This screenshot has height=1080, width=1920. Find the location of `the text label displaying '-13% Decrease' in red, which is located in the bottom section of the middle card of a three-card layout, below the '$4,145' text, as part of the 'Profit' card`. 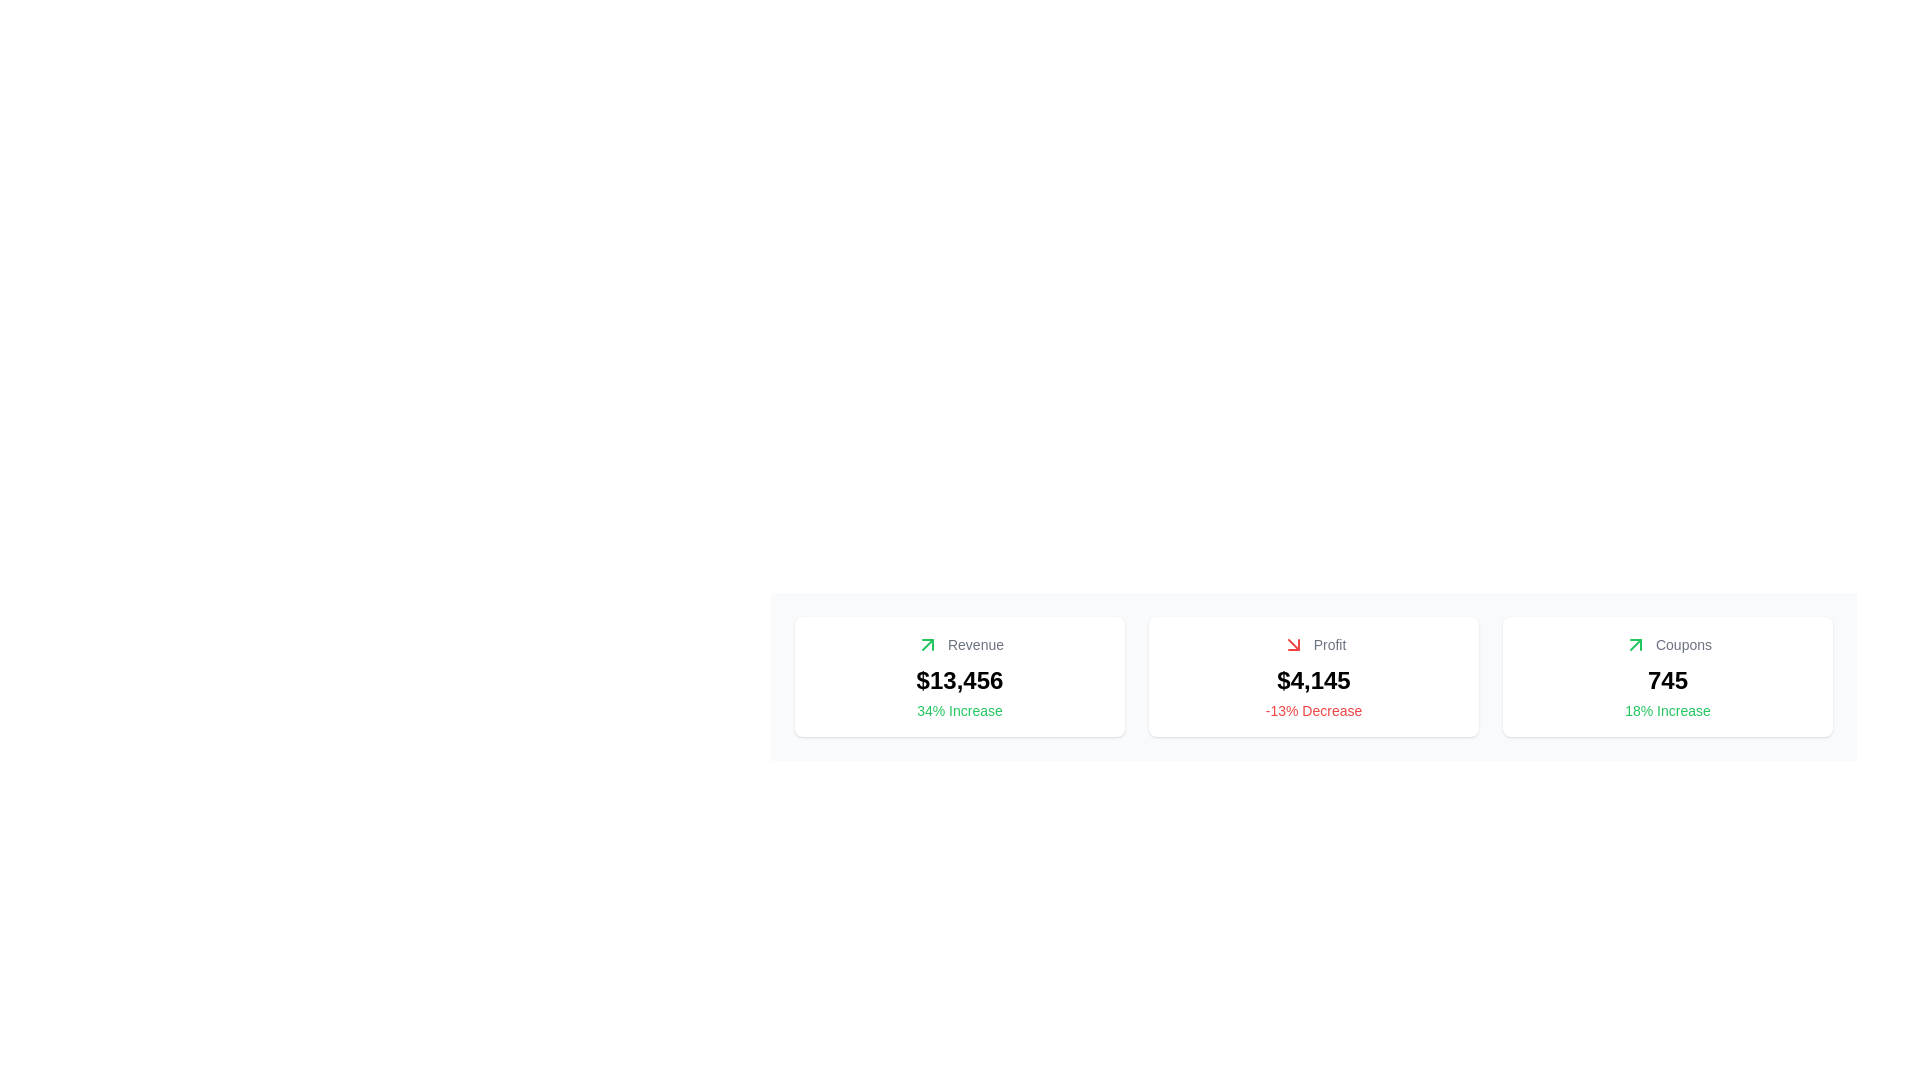

the text label displaying '-13% Decrease' in red, which is located in the bottom section of the middle card of a three-card layout, below the '$4,145' text, as part of the 'Profit' card is located at coordinates (1314, 709).